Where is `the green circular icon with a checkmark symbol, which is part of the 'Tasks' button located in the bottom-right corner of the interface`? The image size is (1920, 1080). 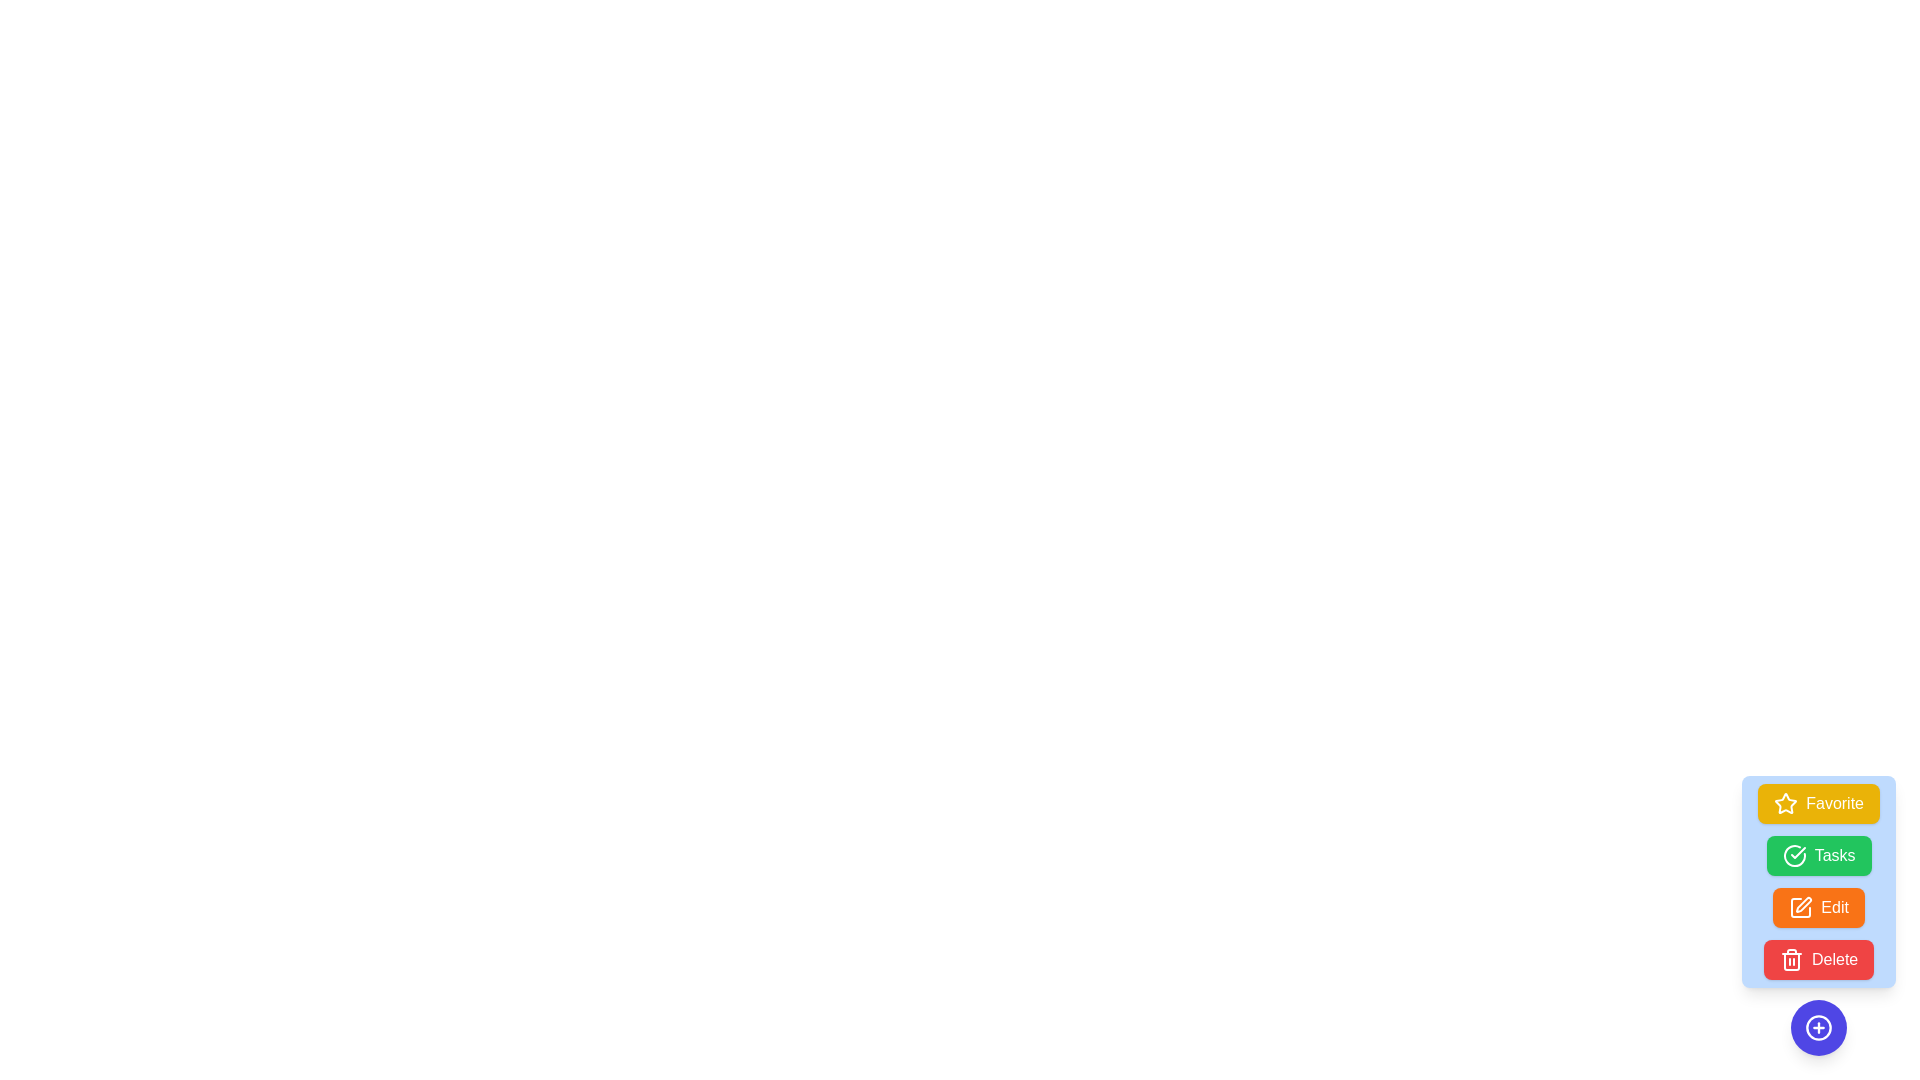 the green circular icon with a checkmark symbol, which is part of the 'Tasks' button located in the bottom-right corner of the interface is located at coordinates (1794, 855).